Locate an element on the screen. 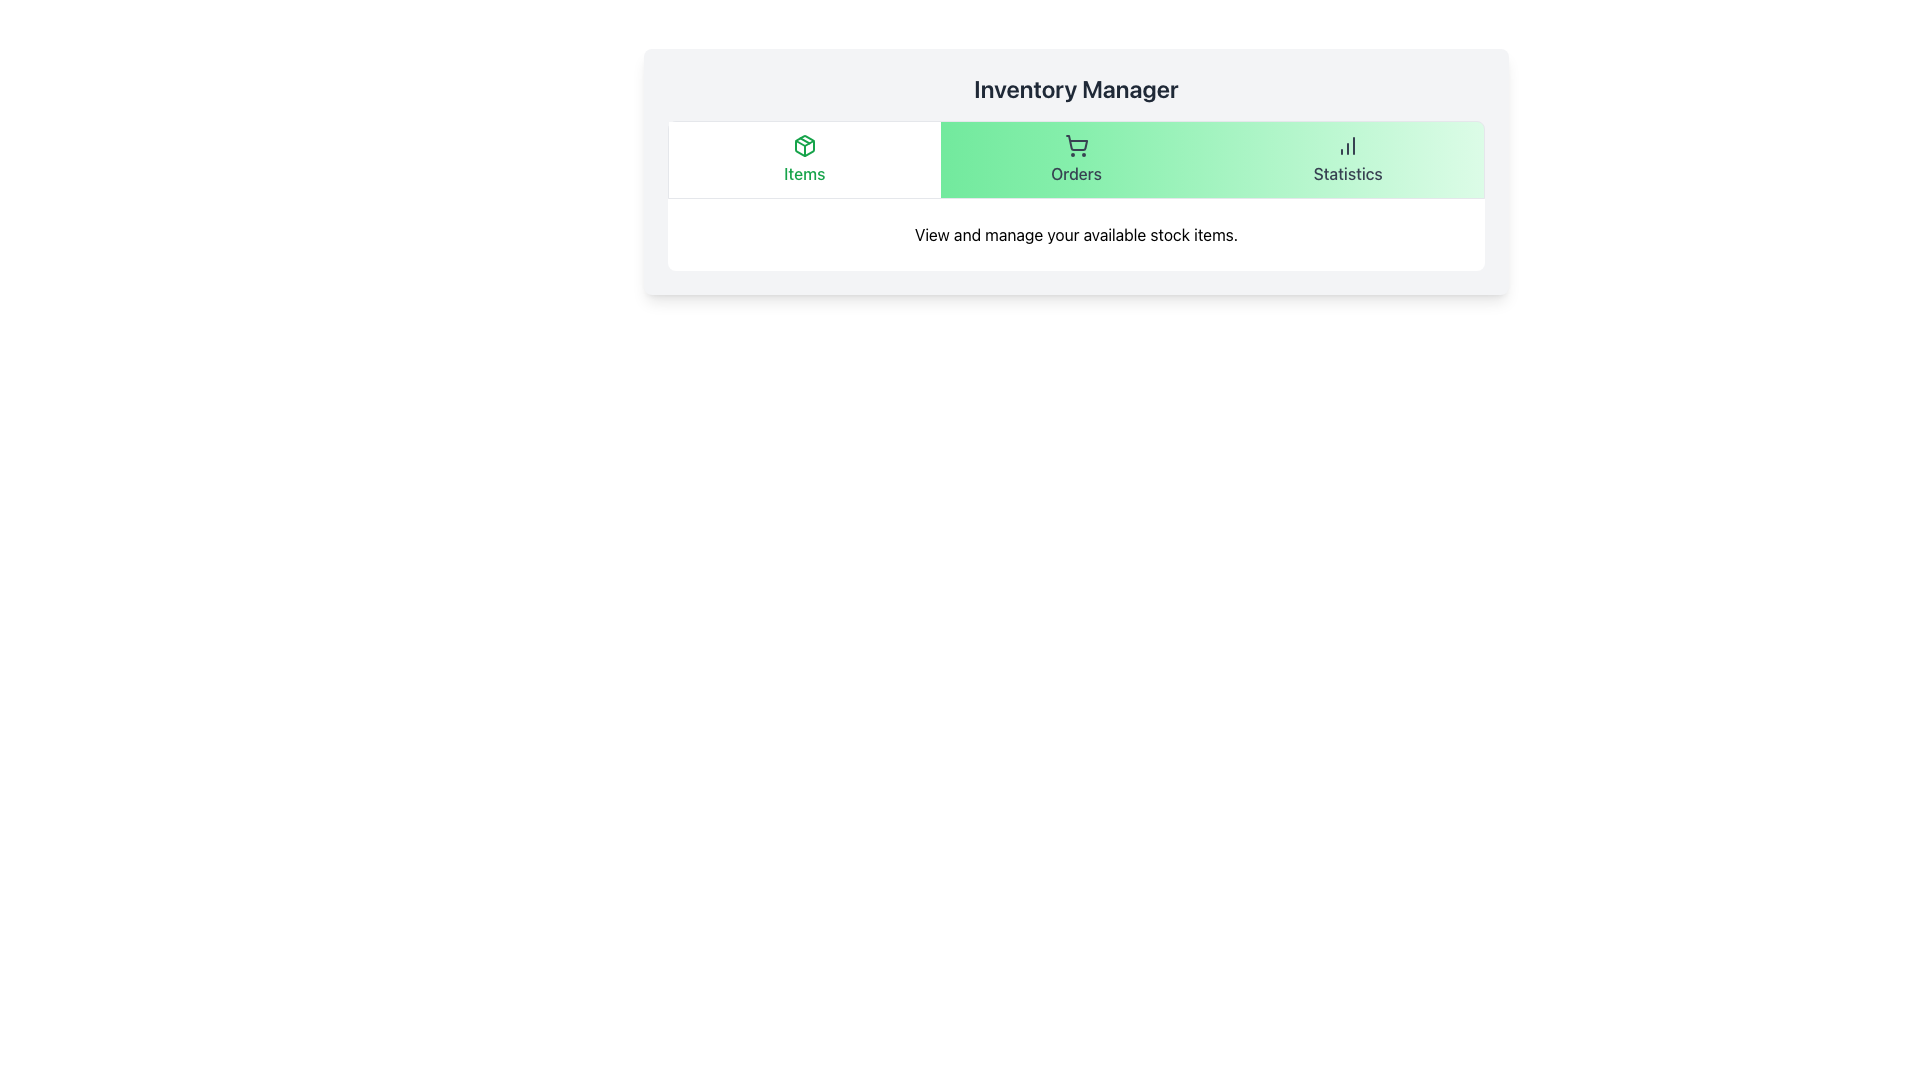 The image size is (1920, 1080). the leftmost navigation button is located at coordinates (804, 158).